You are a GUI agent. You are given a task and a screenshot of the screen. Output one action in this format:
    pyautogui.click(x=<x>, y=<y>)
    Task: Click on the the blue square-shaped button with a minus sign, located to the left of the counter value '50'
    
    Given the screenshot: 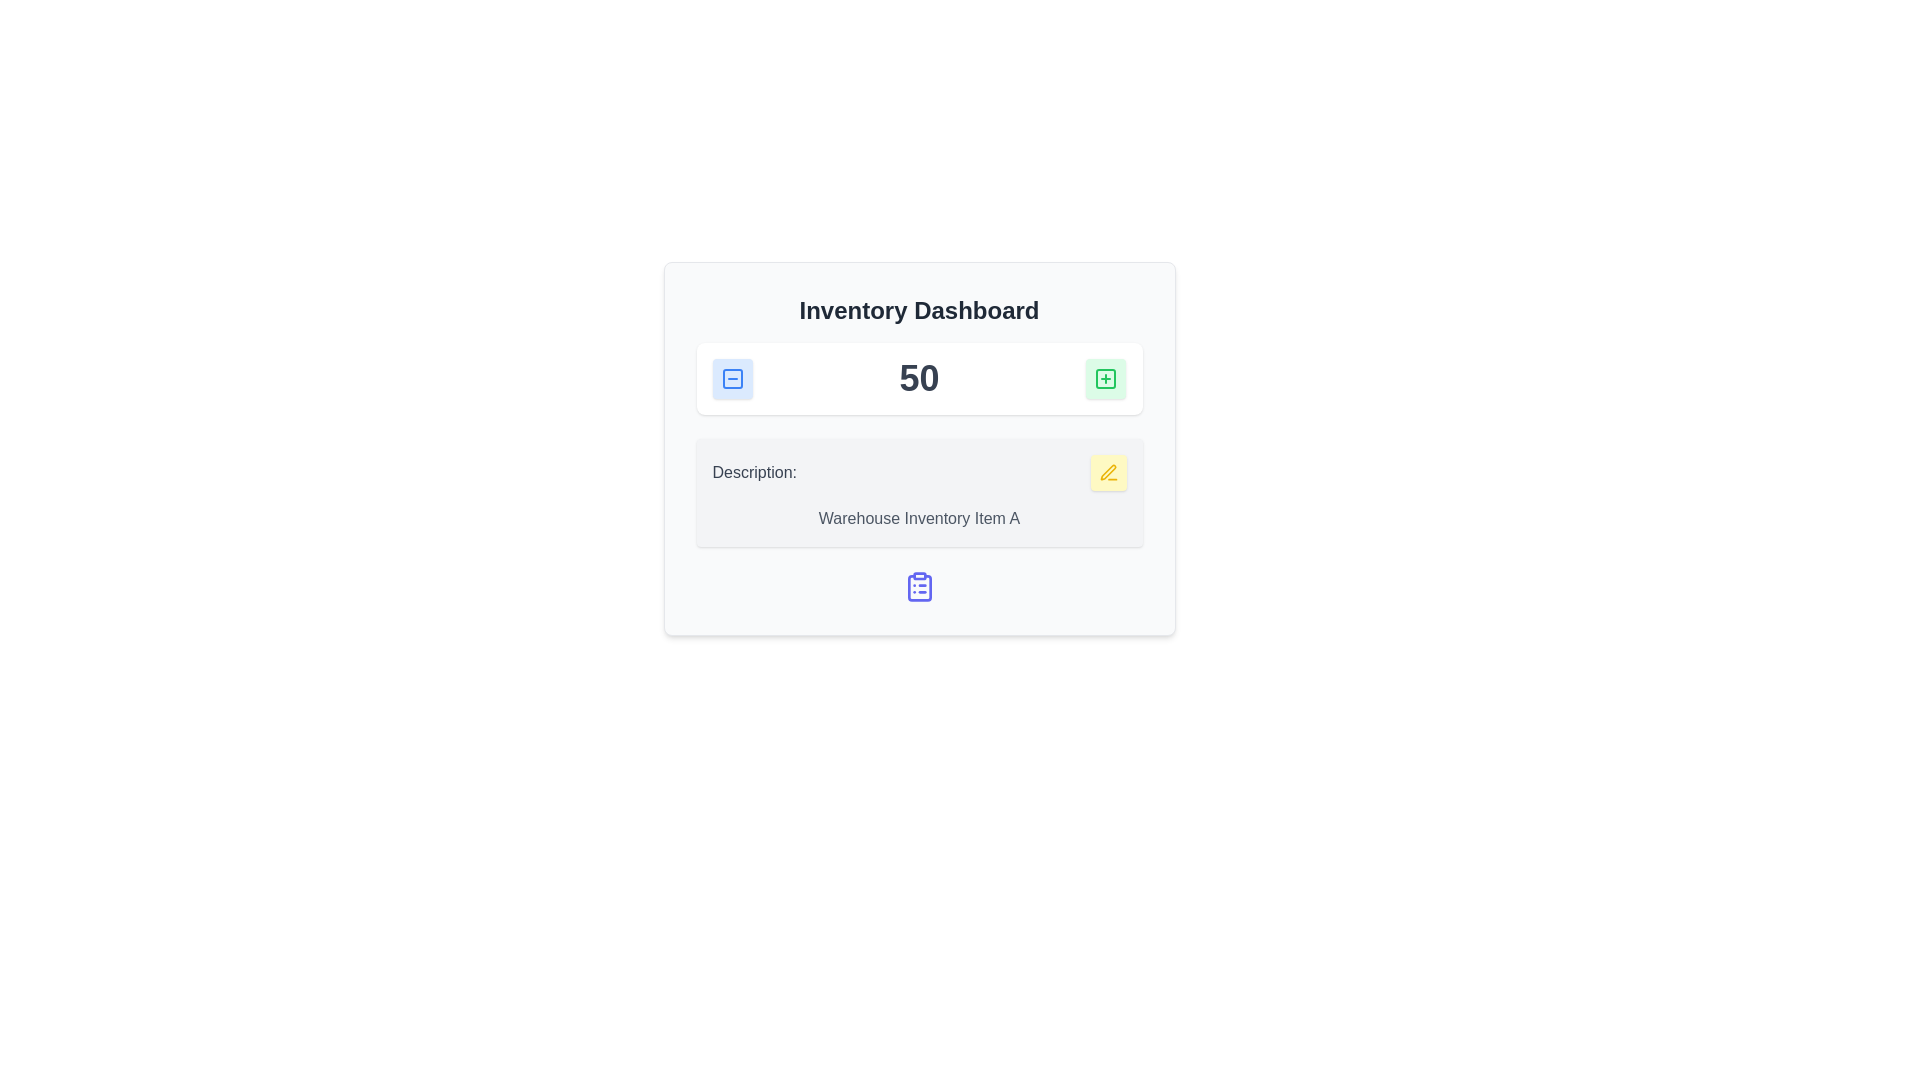 What is the action you would take?
    pyautogui.click(x=731, y=378)
    